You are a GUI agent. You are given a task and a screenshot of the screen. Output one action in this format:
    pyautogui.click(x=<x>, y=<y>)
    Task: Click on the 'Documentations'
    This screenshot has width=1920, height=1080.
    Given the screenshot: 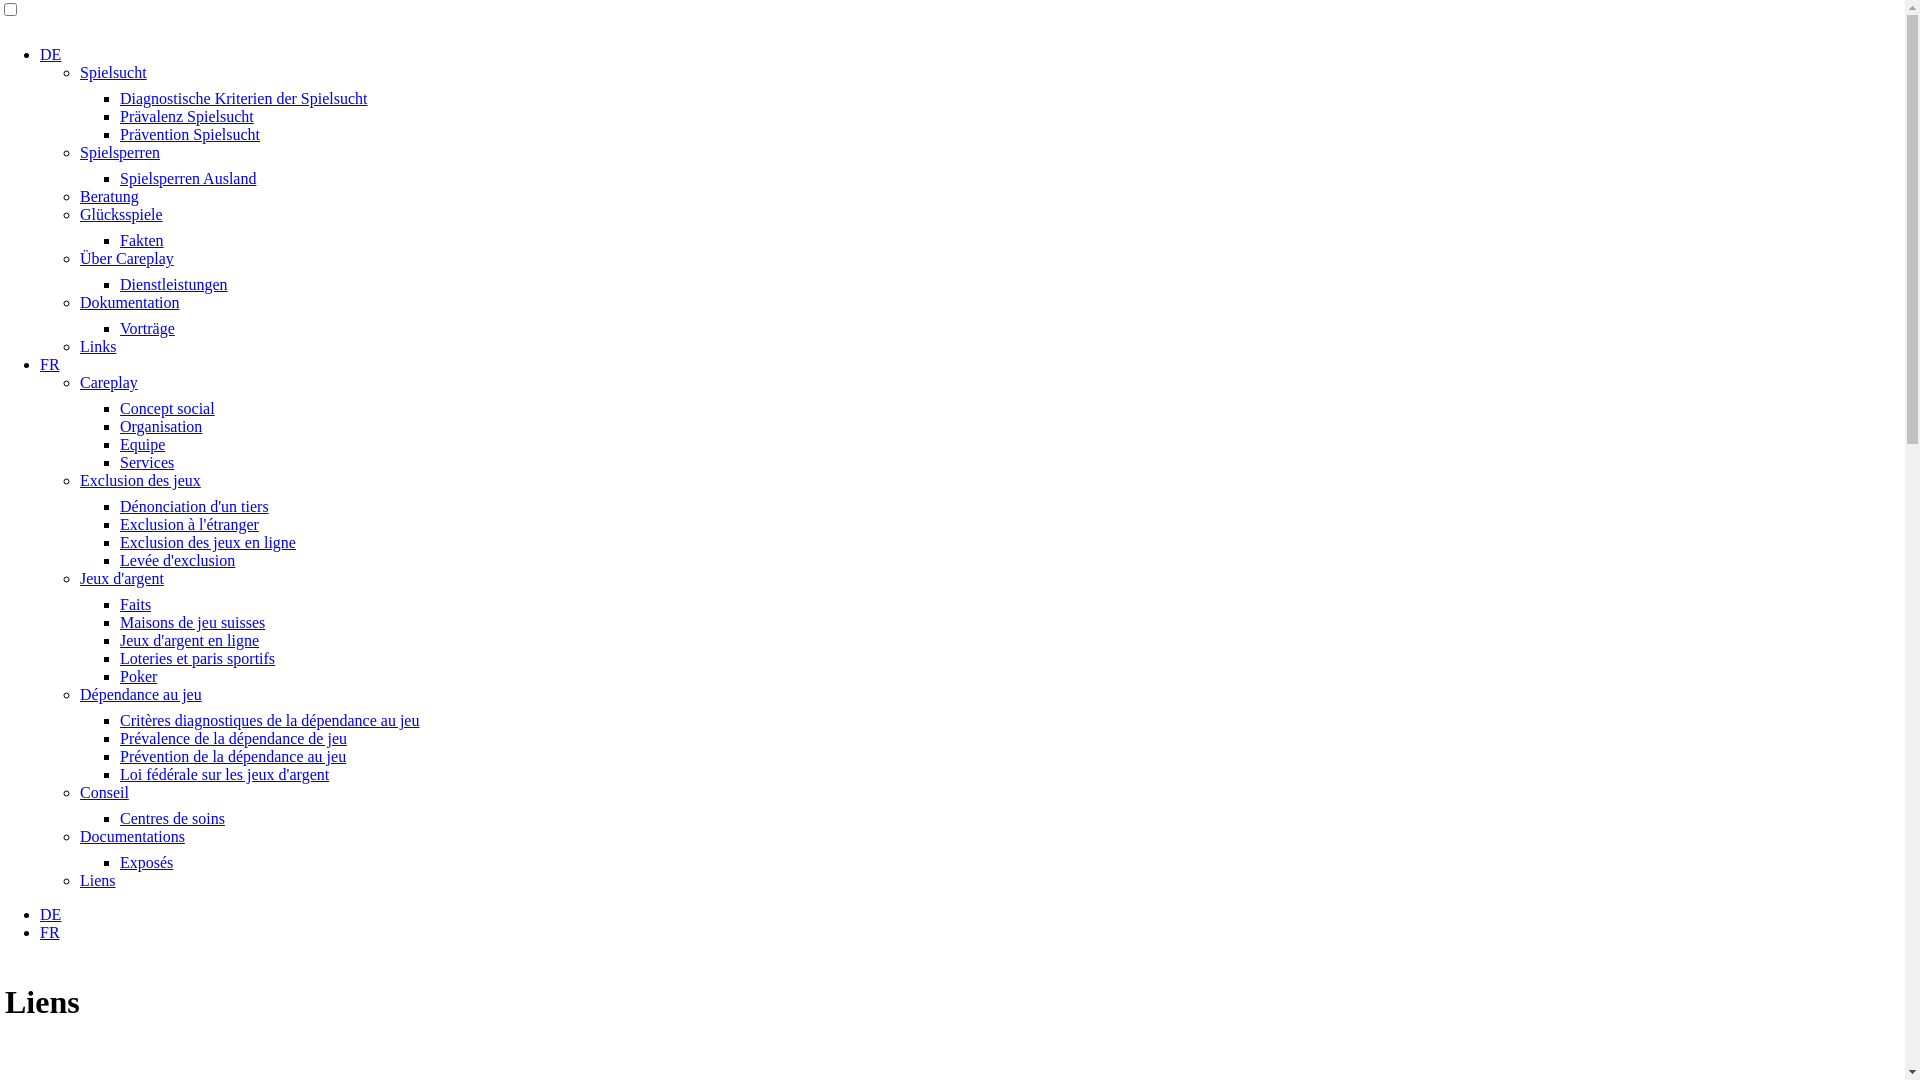 What is the action you would take?
    pyautogui.click(x=80, y=836)
    